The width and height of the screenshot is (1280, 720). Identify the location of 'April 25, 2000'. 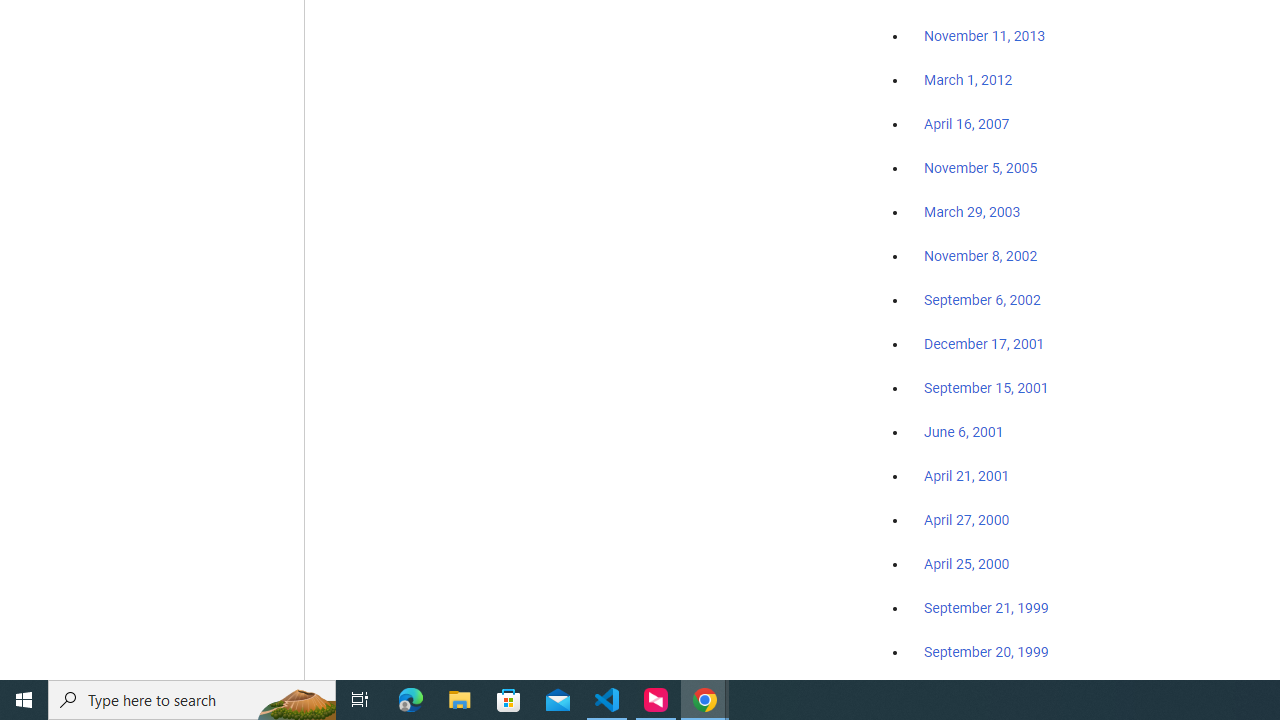
(967, 564).